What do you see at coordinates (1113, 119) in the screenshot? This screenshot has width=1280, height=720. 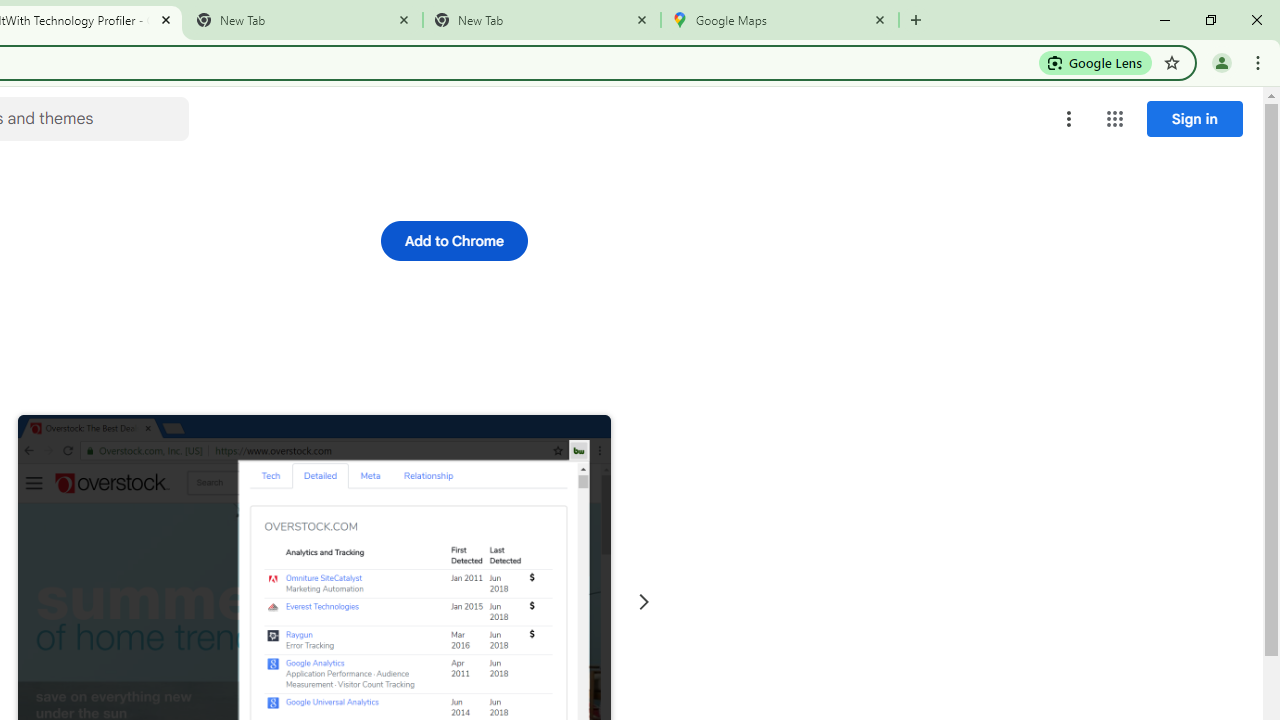 I see `'Google apps'` at bounding box center [1113, 119].